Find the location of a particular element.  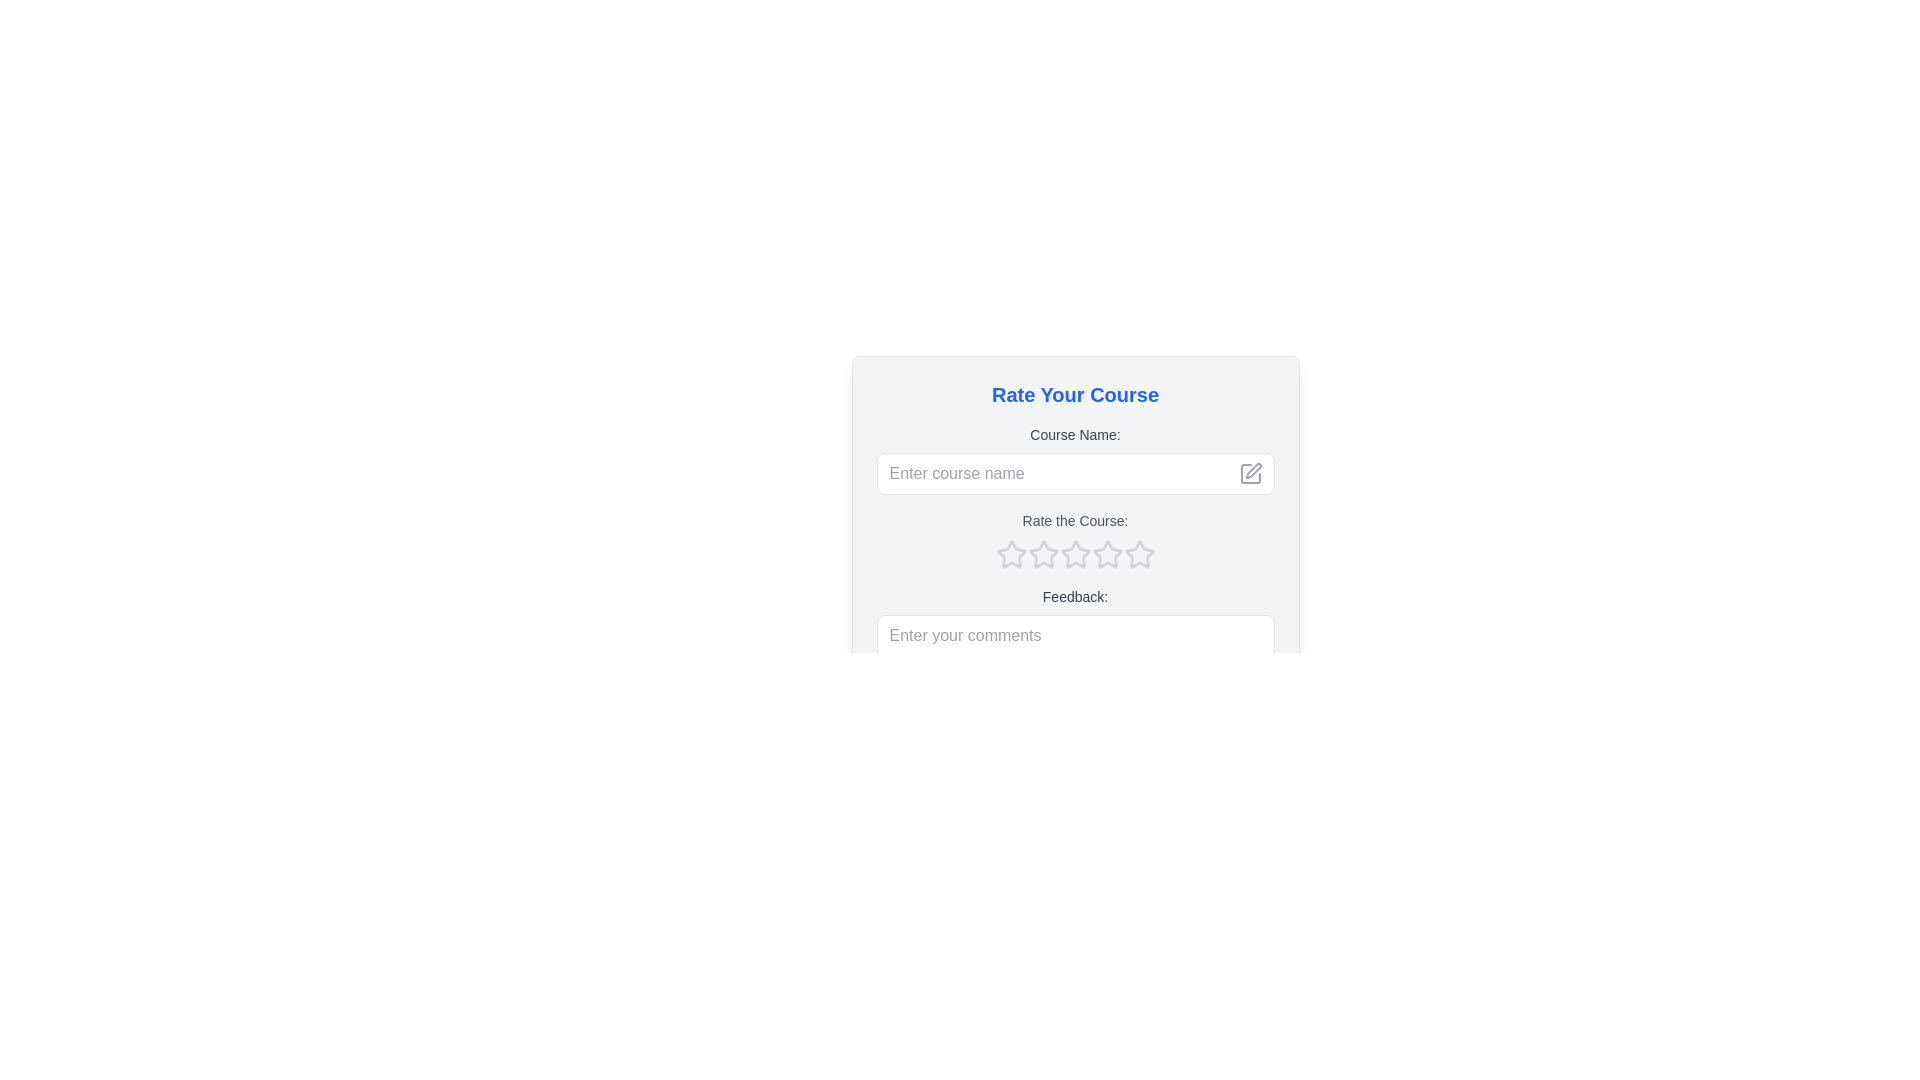

the vector graphic icon resembling a square with rounded corners, located next to the input field labeled 'Enter course name' in the rating form is located at coordinates (1249, 474).